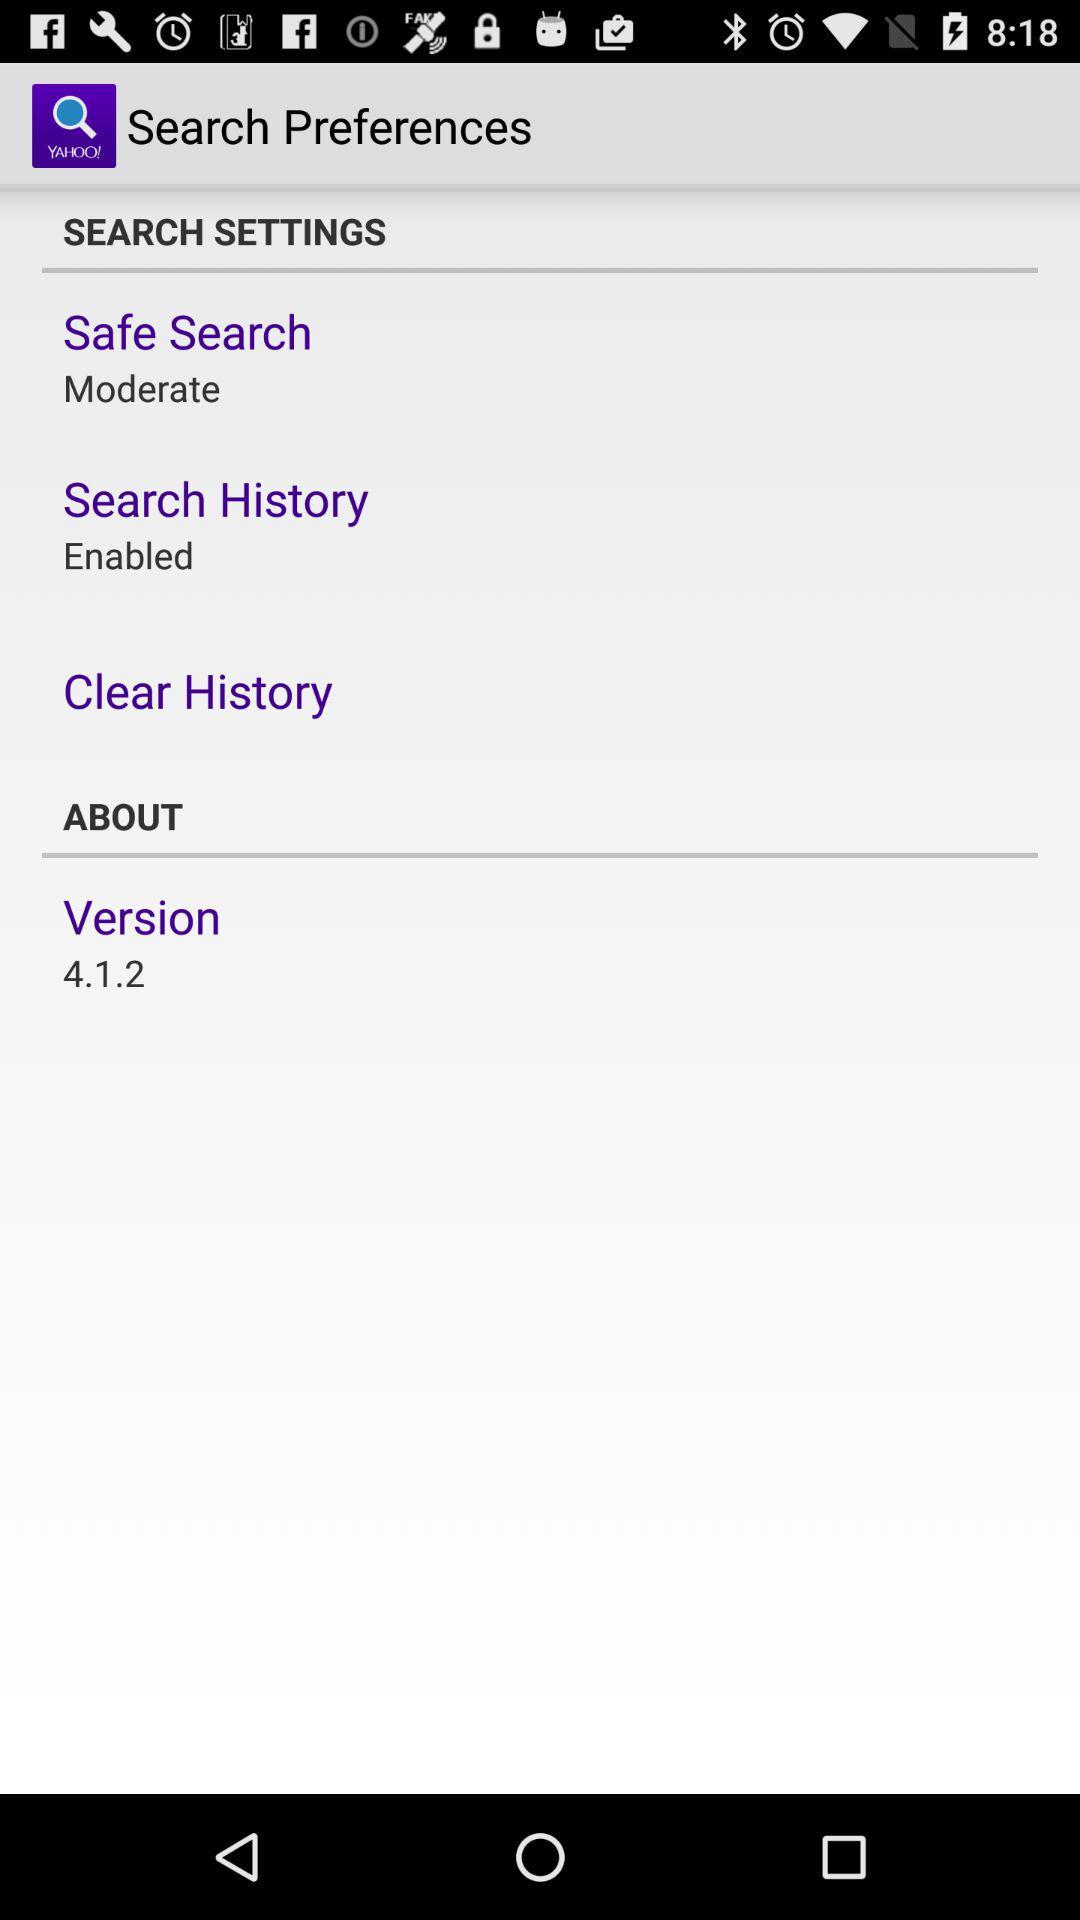 The image size is (1080, 1920). Describe the element at coordinates (540, 230) in the screenshot. I see `app above the safe search` at that location.